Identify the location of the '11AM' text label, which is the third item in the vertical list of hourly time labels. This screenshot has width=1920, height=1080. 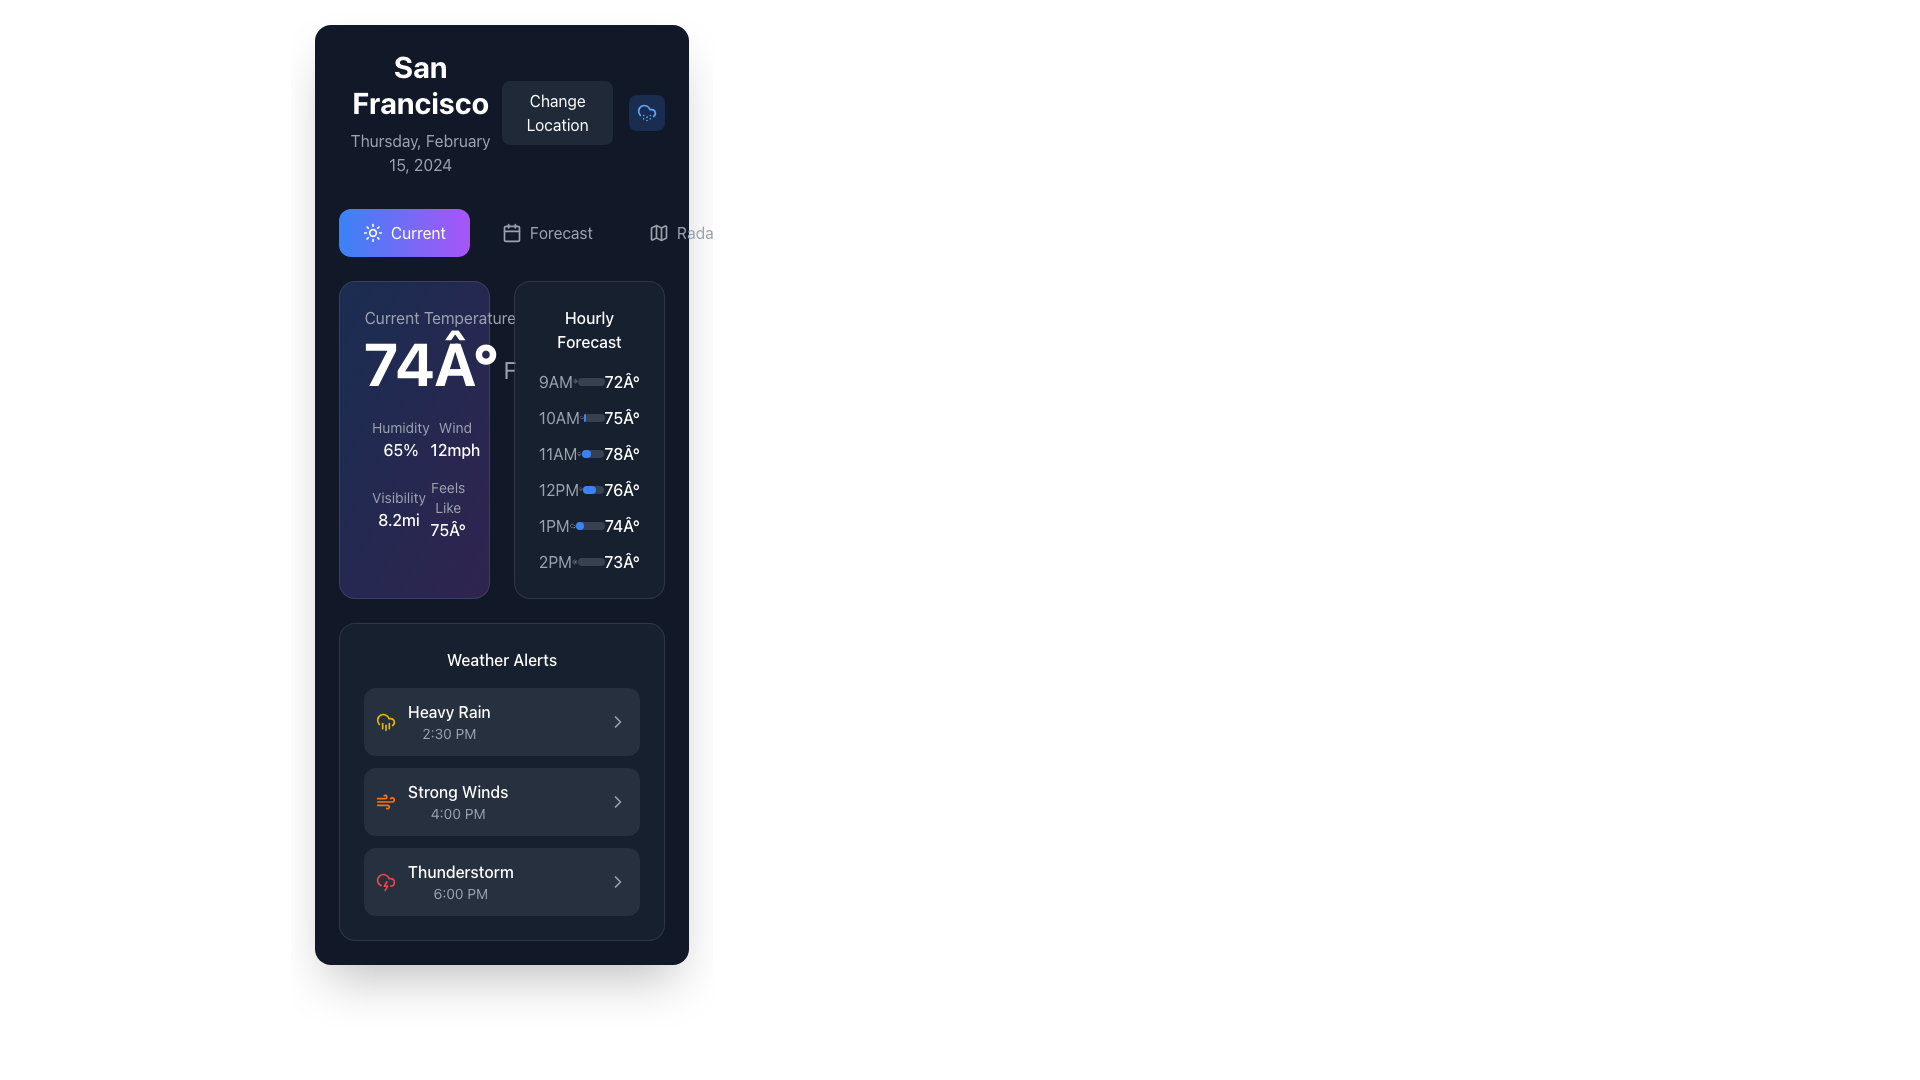
(557, 454).